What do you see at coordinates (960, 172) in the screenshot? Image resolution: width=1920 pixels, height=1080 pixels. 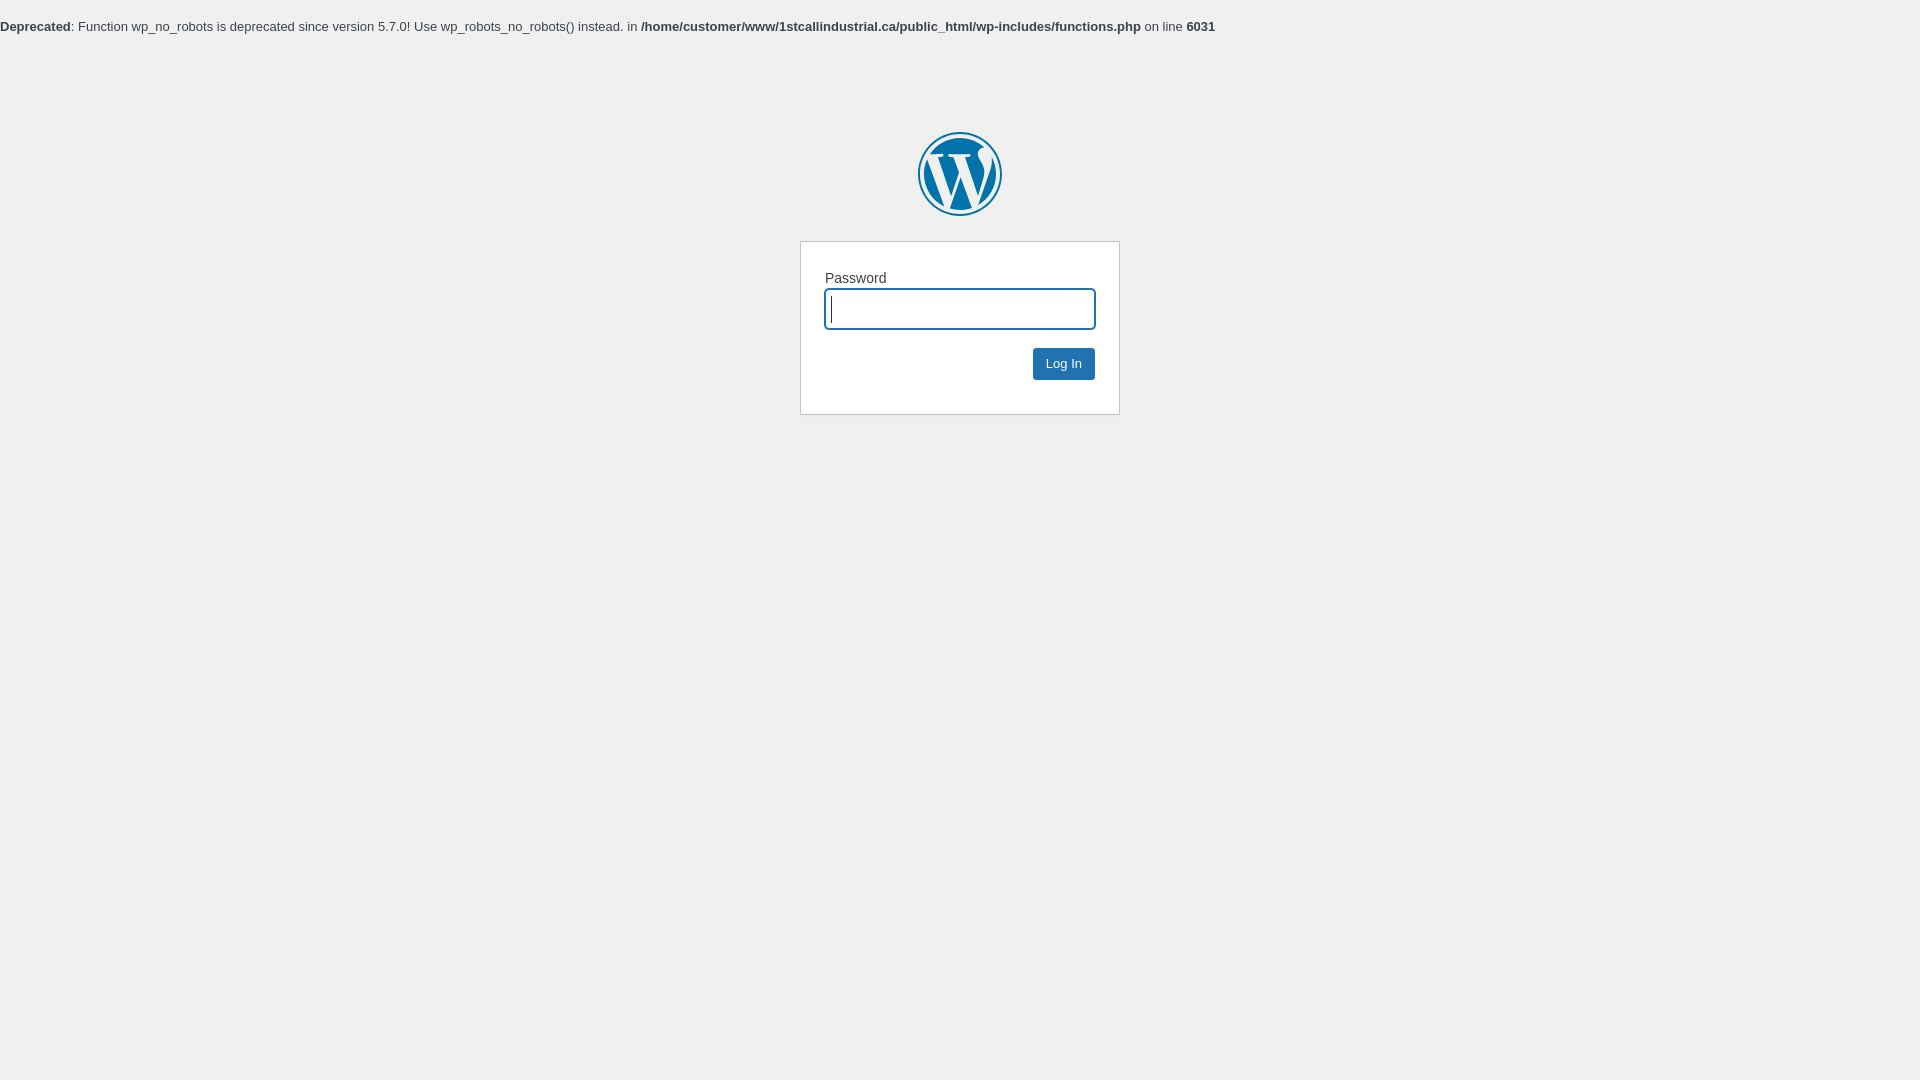 I see `'1st Call Industrial Ltd.'` at bounding box center [960, 172].